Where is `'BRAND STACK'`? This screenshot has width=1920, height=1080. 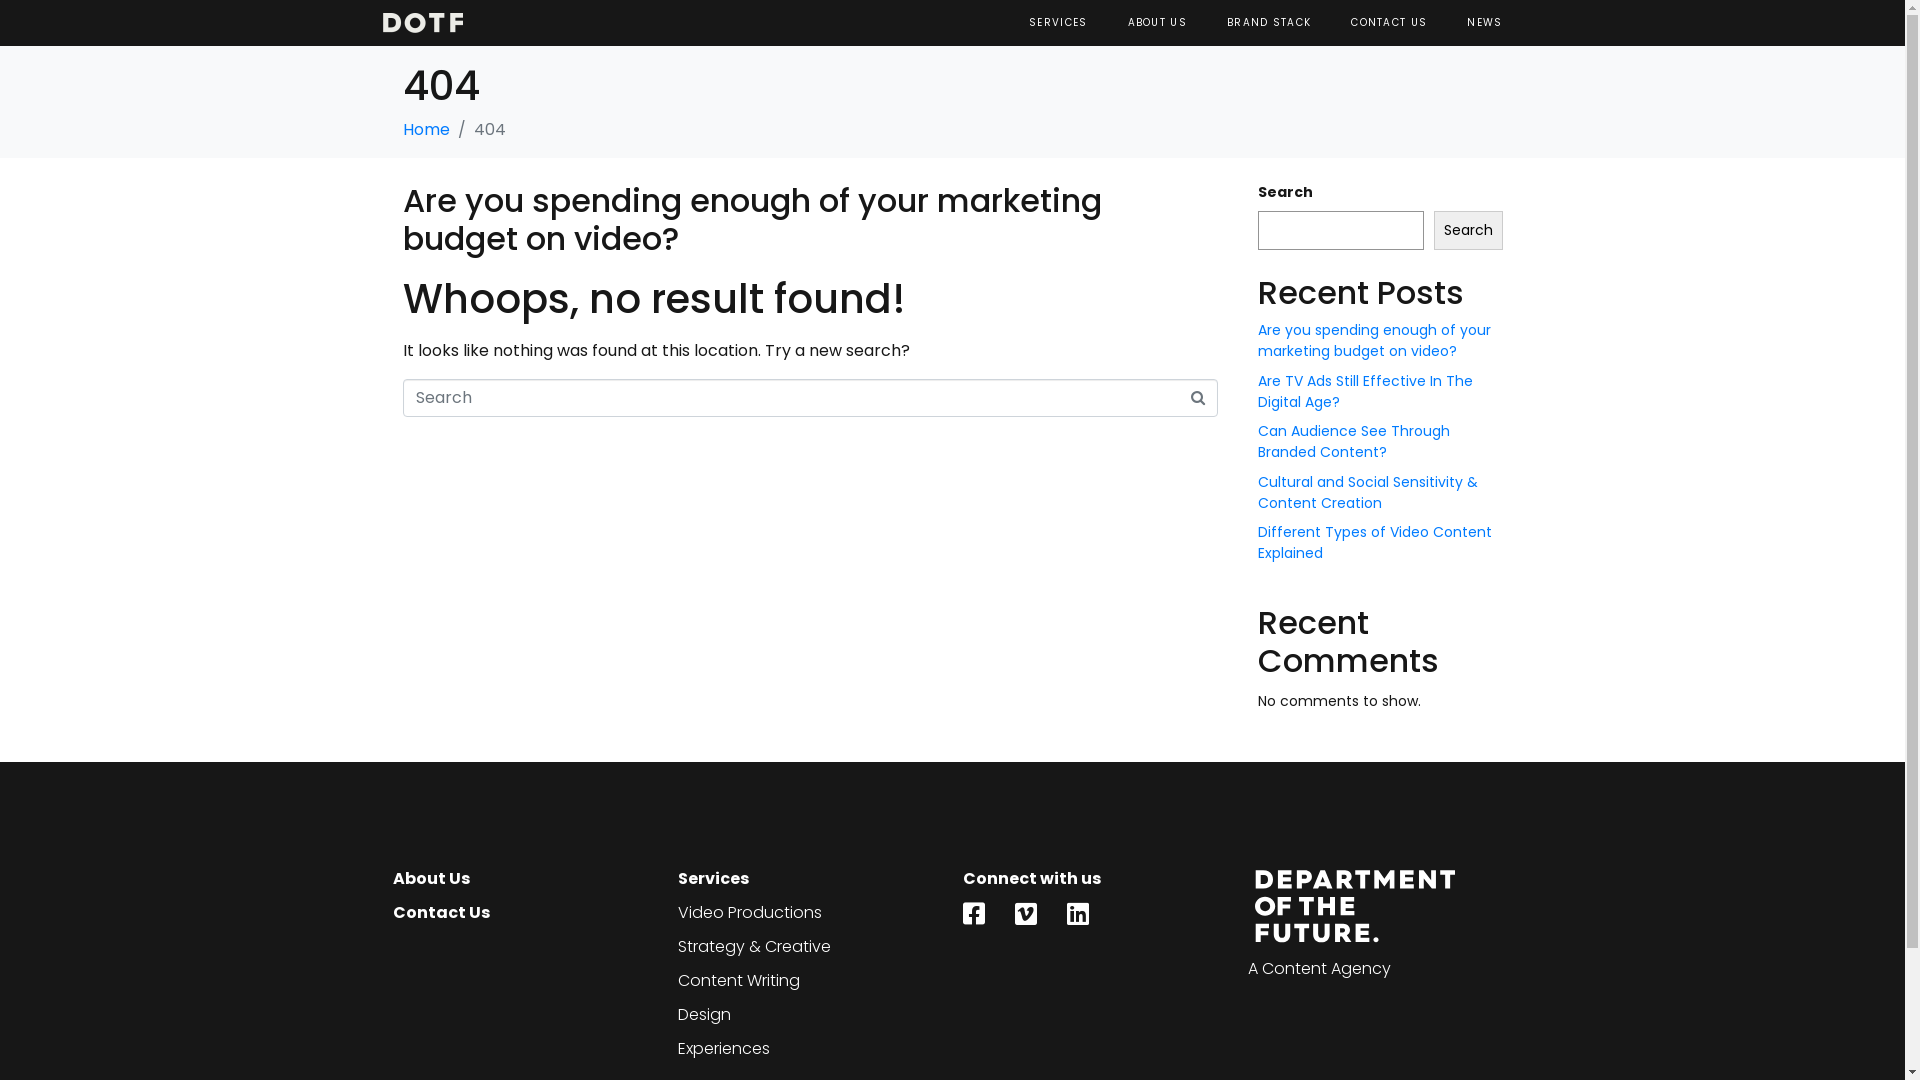 'BRAND STACK' is located at coordinates (1267, 23).